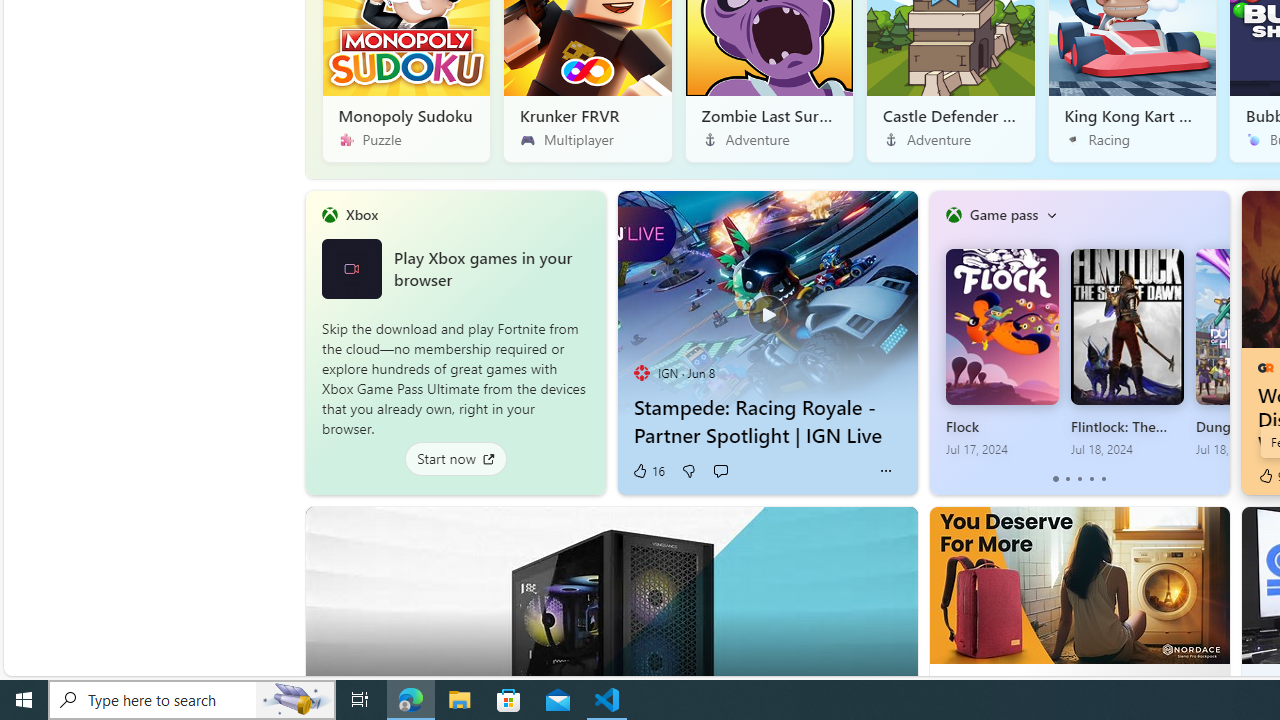 The image size is (1280, 720). What do you see at coordinates (1055, 479) in the screenshot?
I see `'tab-0'` at bounding box center [1055, 479].